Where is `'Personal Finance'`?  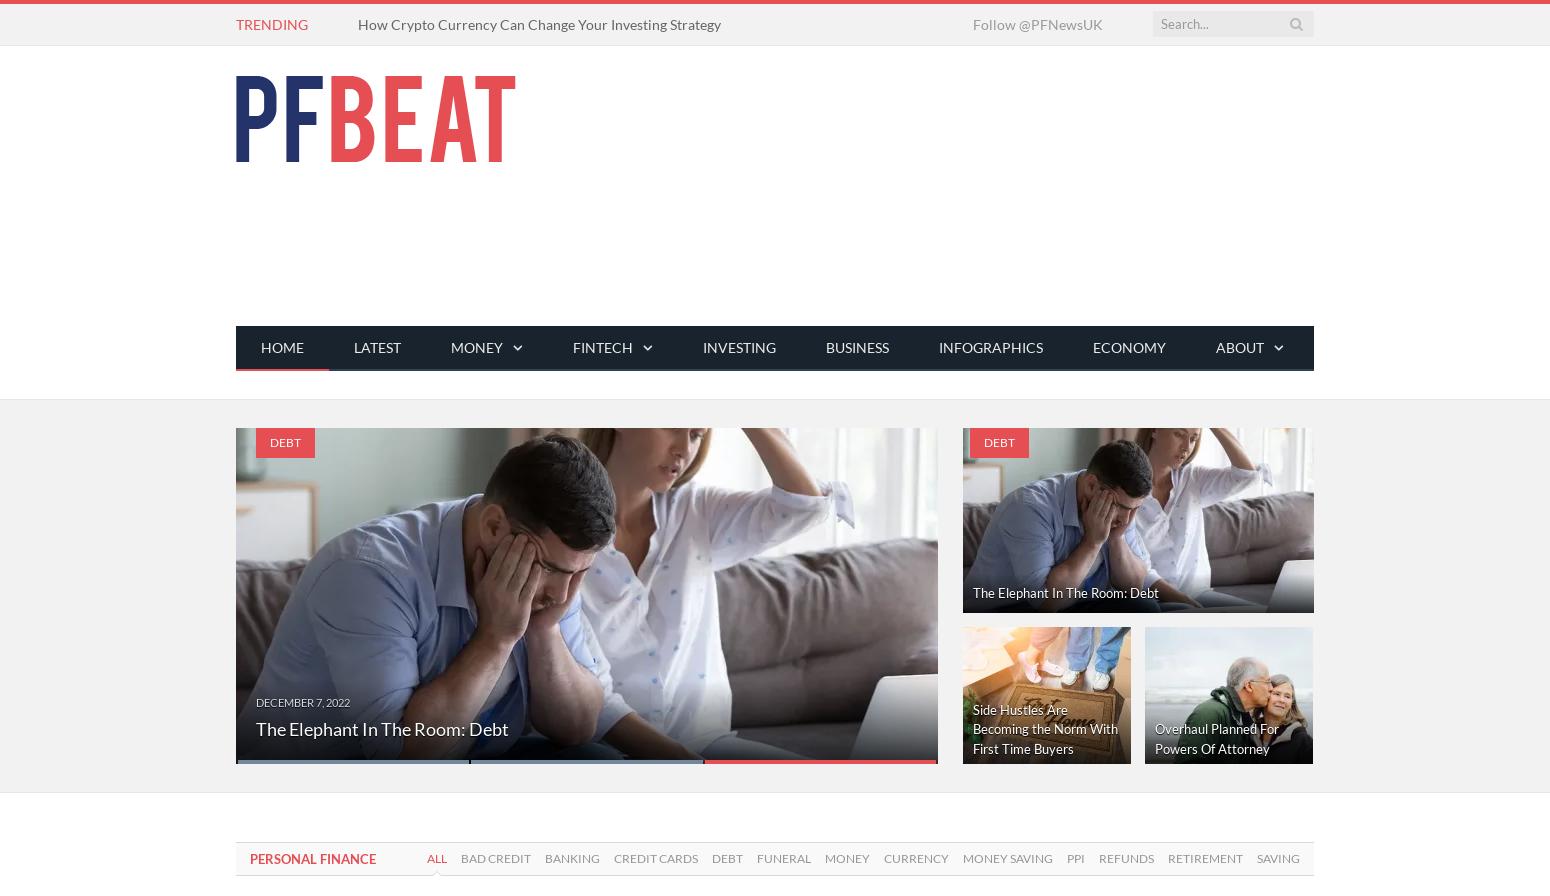 'Personal Finance' is located at coordinates (311, 858).